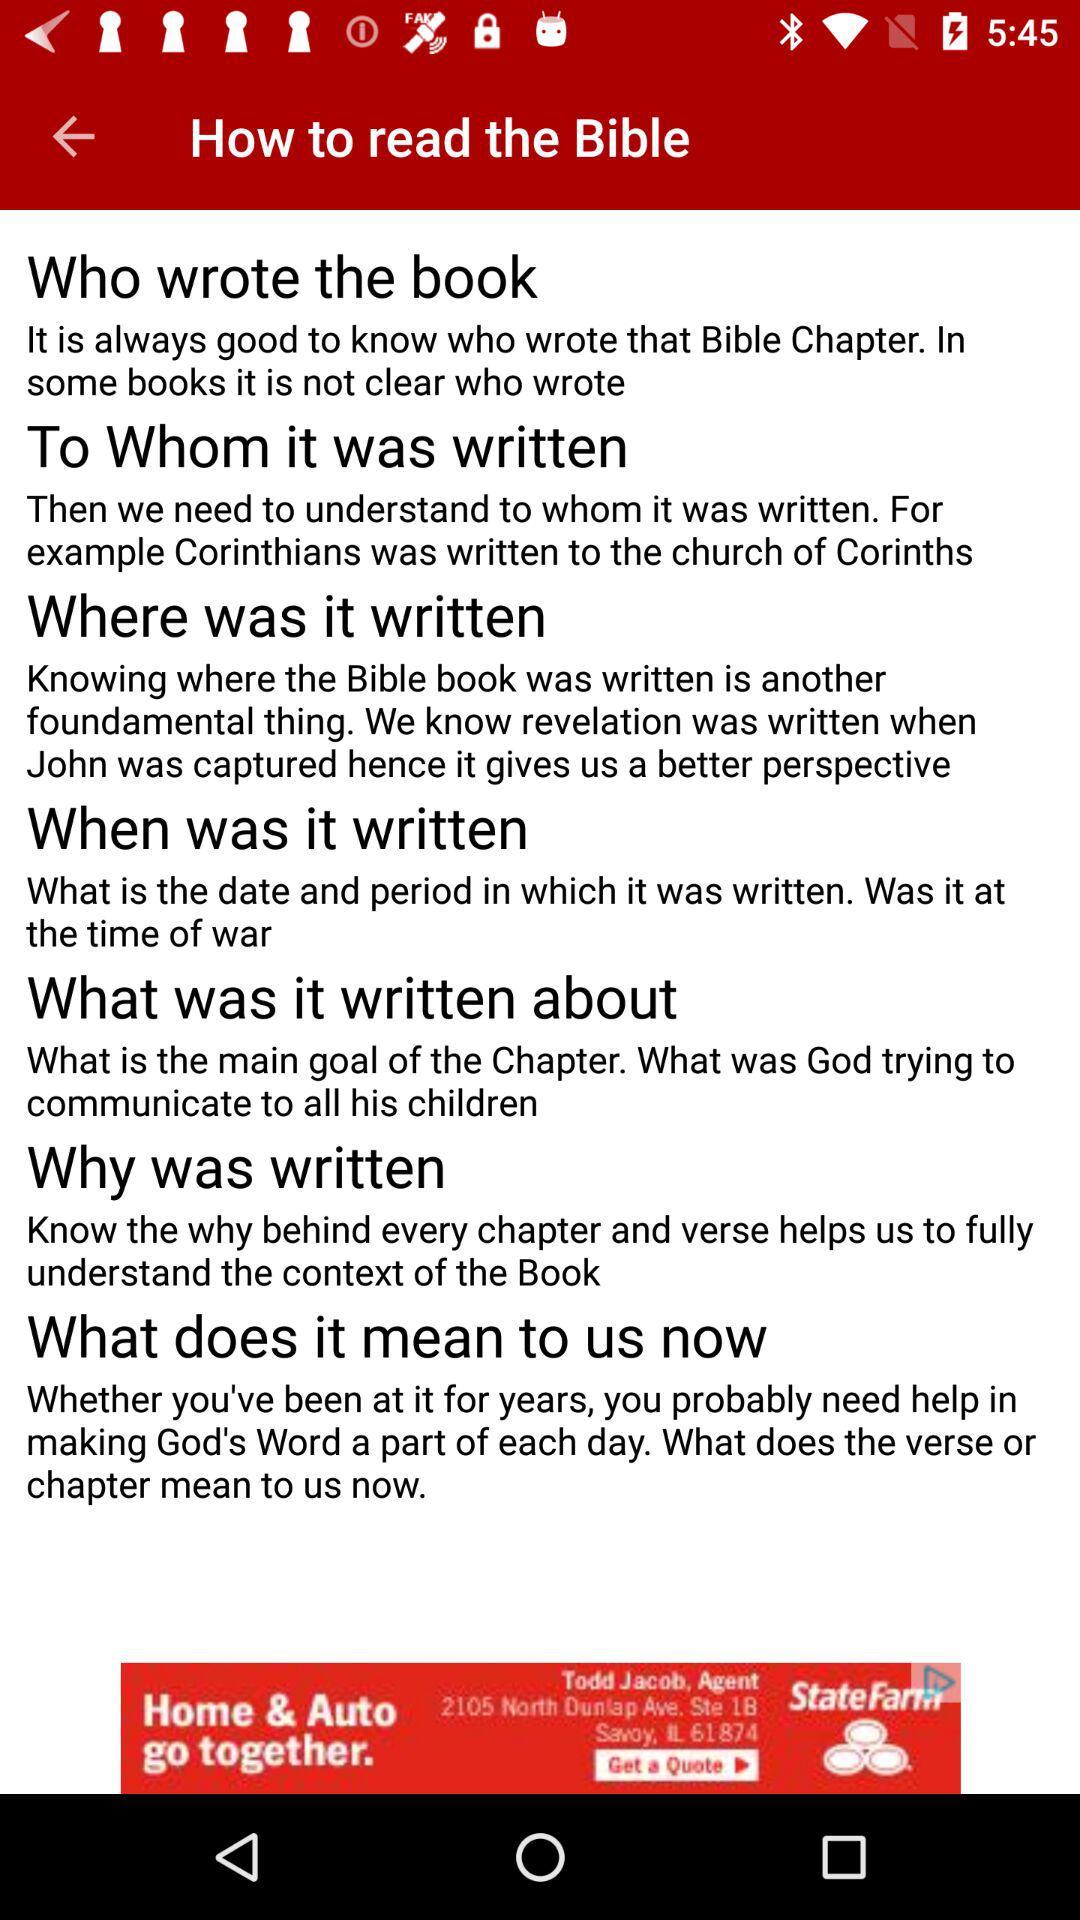  What do you see at coordinates (540, 1727) in the screenshot?
I see `open an advertisements` at bounding box center [540, 1727].